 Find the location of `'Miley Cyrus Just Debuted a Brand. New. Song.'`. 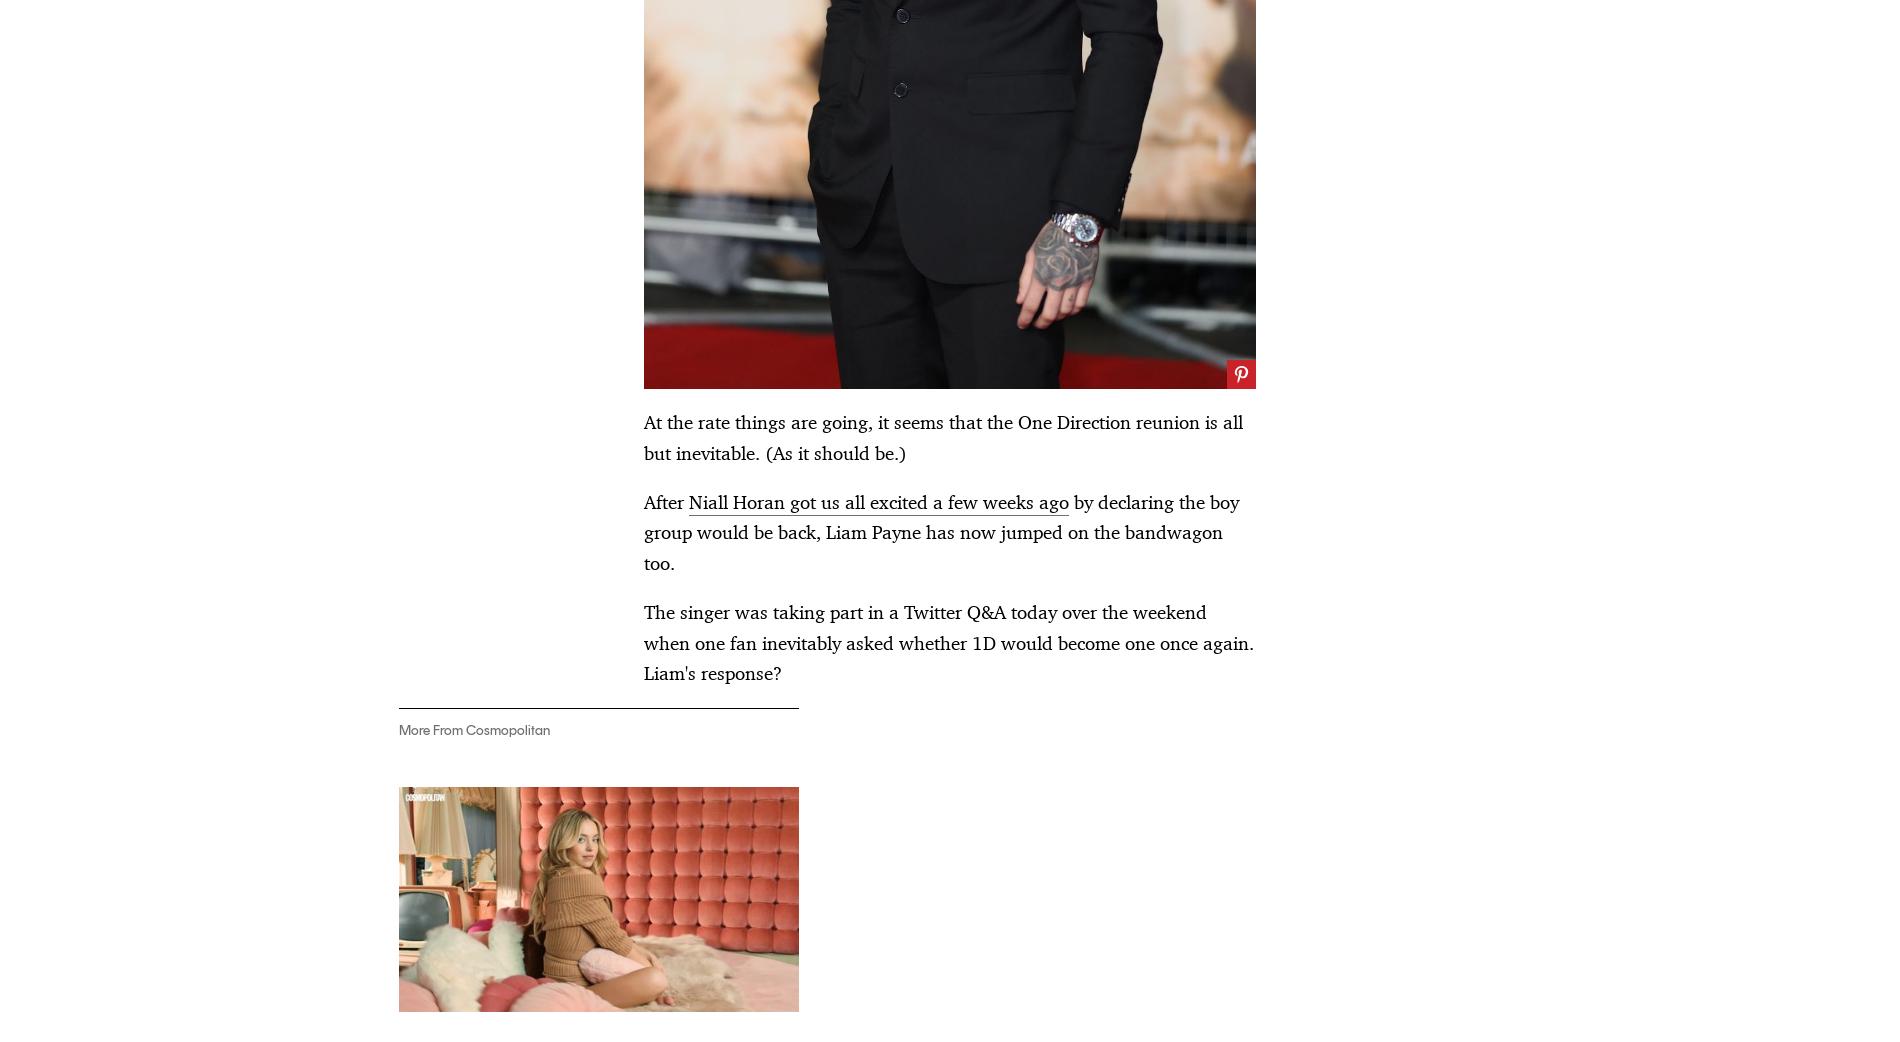

'Miley Cyrus Just Debuted a Brand. New. Song.' is located at coordinates (785, 409).